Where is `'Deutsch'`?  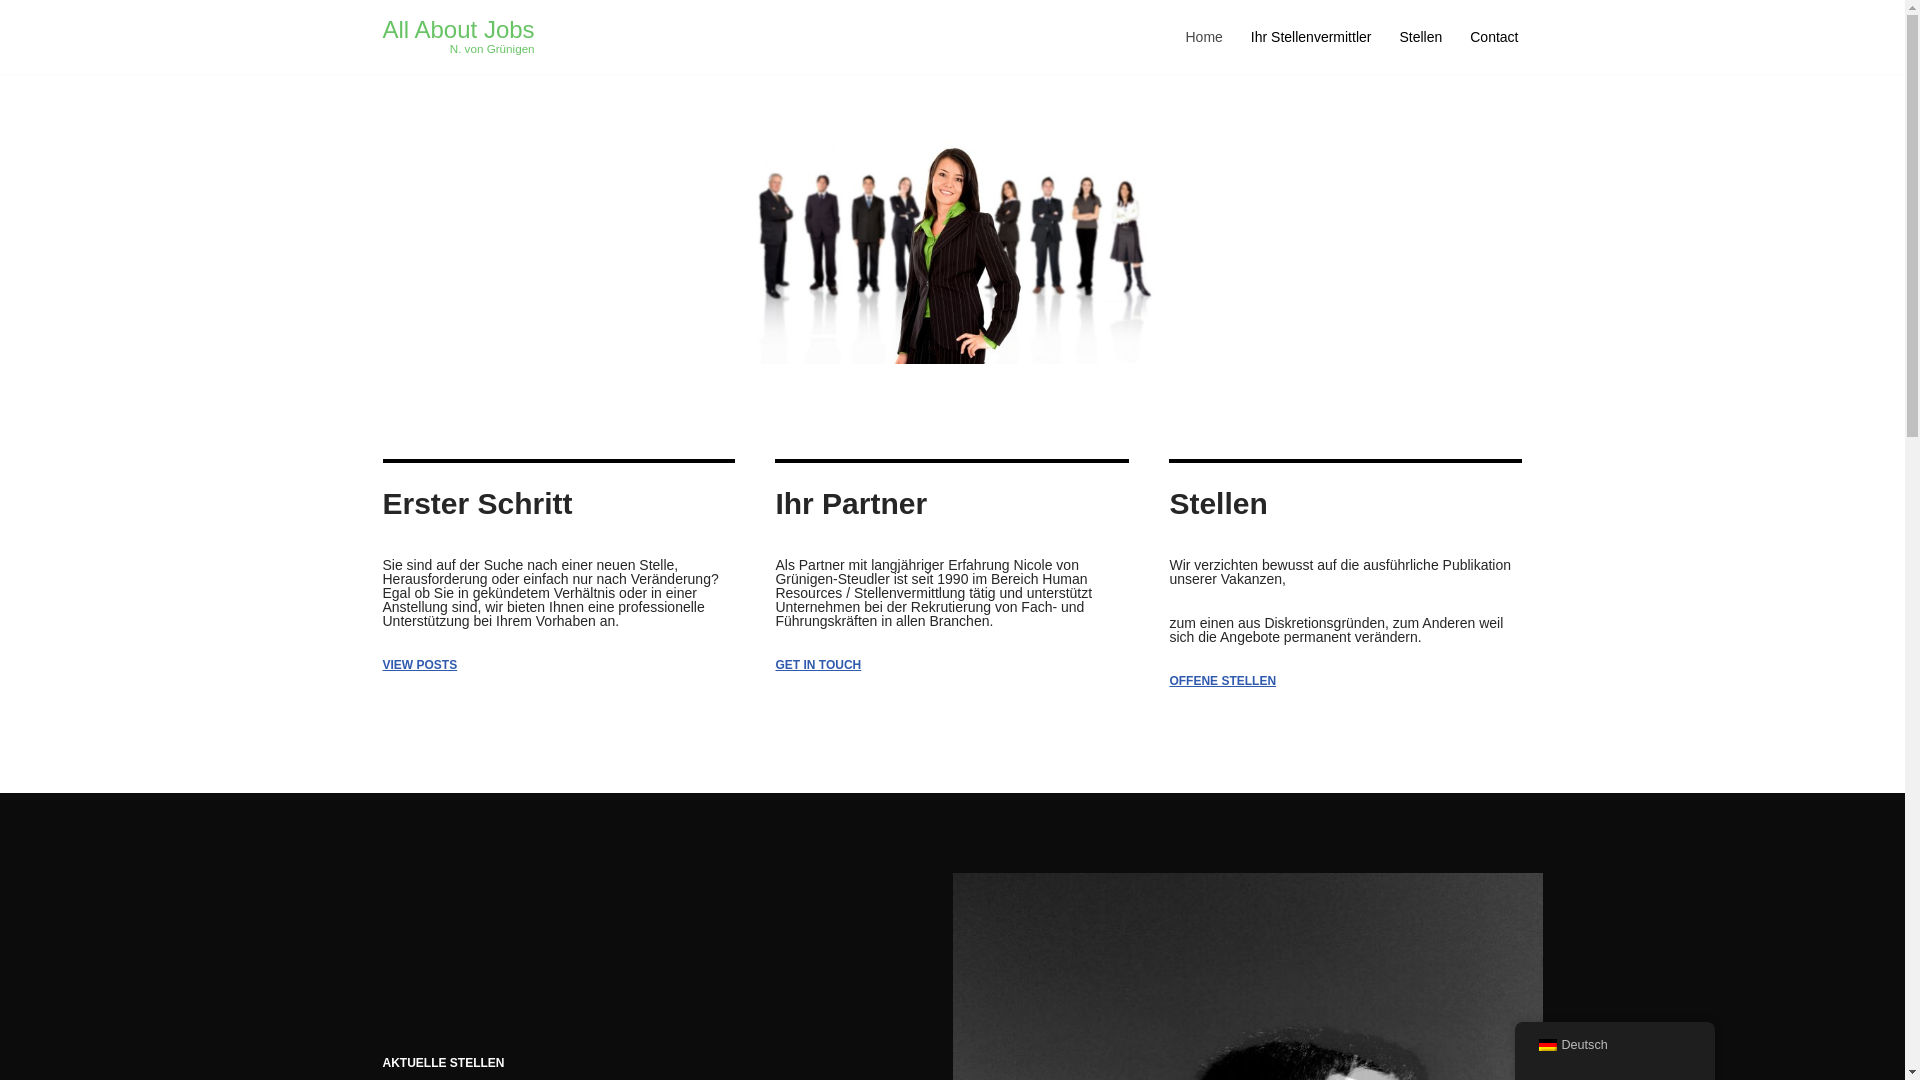
'Deutsch' is located at coordinates (1613, 1044).